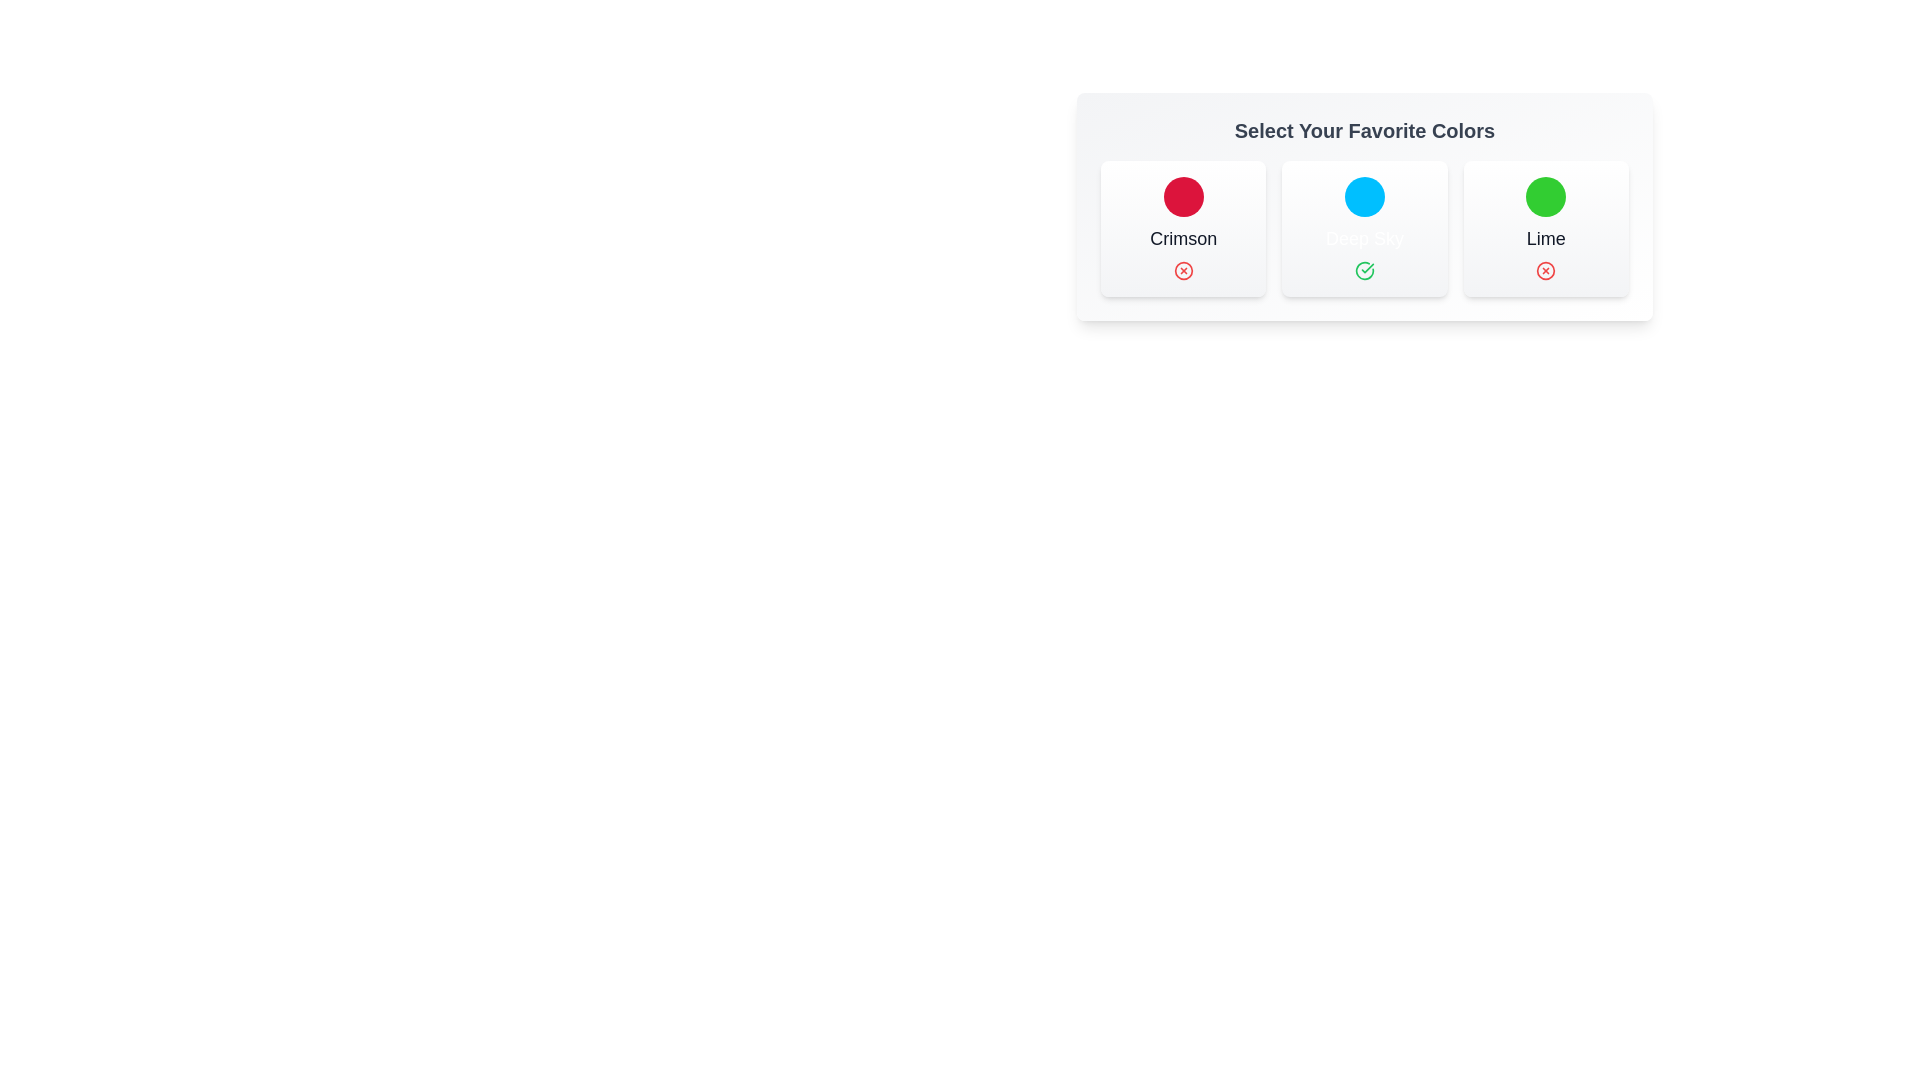  Describe the element at coordinates (1362, 227) in the screenshot. I see `the chip corresponding to Deep Sky` at that location.